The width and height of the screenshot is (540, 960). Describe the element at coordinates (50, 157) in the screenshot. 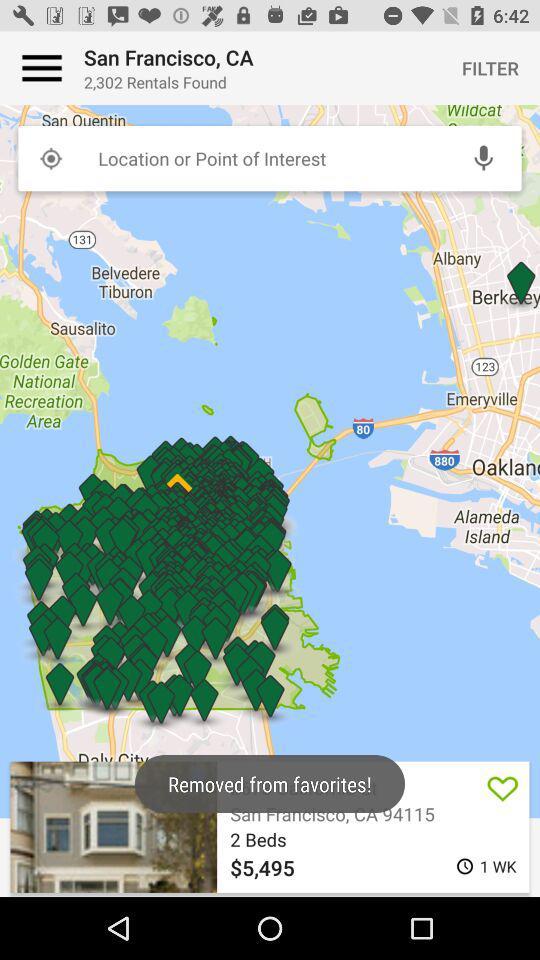

I see `the location_crosshair icon` at that location.